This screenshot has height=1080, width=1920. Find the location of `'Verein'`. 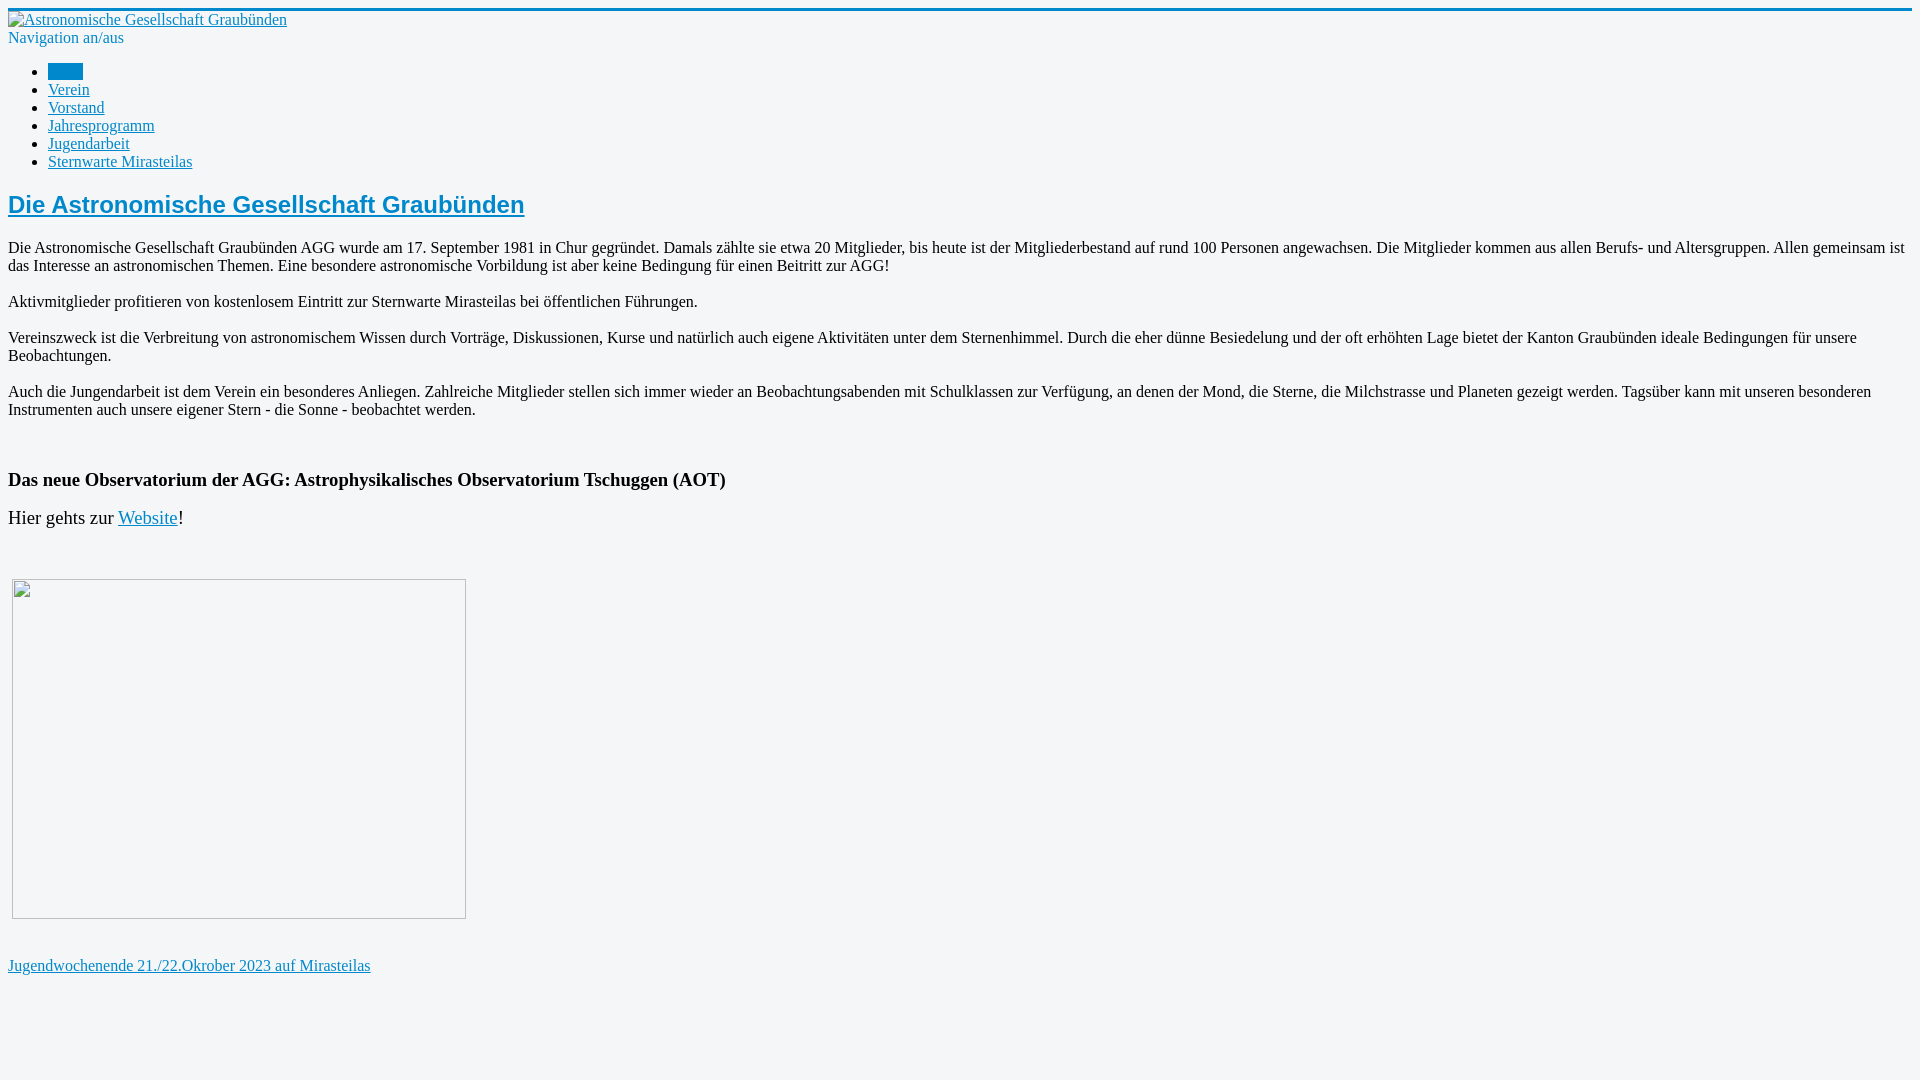

'Verein' is located at coordinates (68, 88).